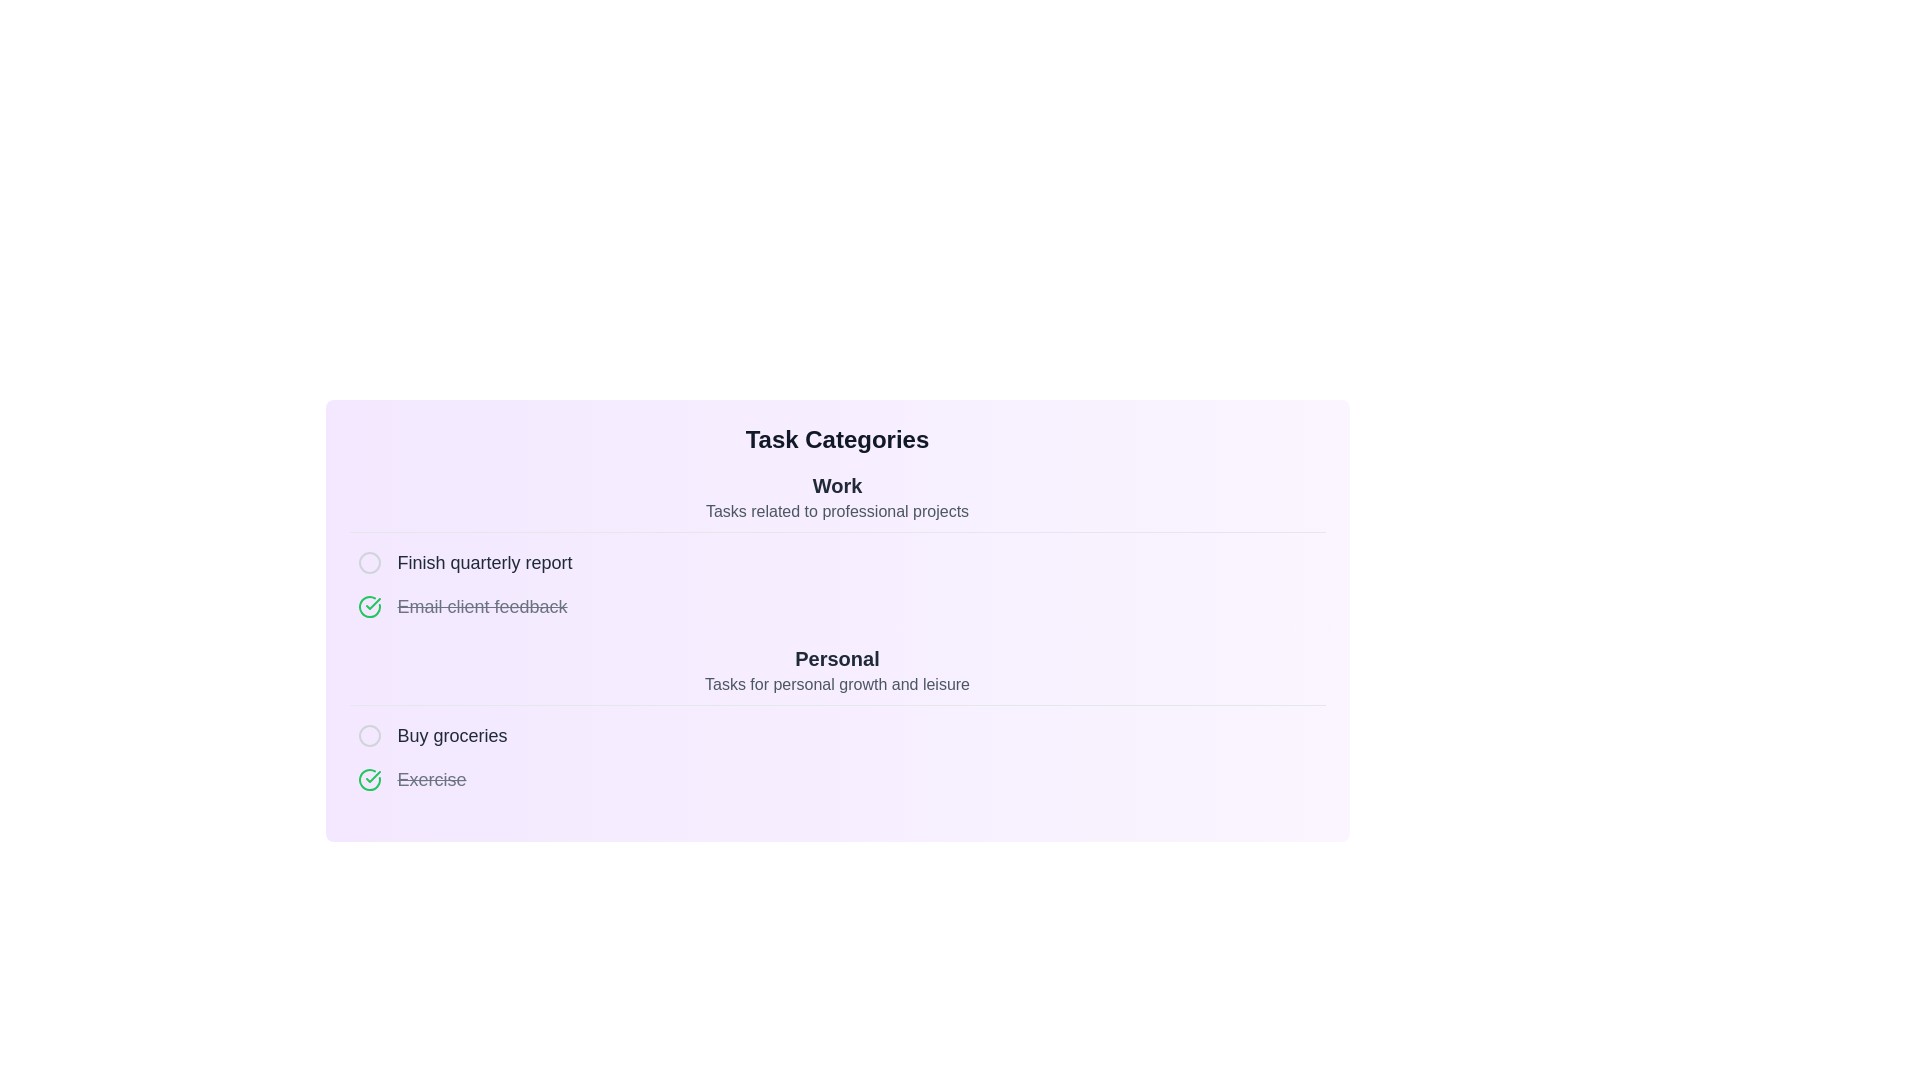  What do you see at coordinates (837, 501) in the screenshot?
I see `the Header with a subtitle that describes and categorizes tasks under the label 'Work', positioned above the task items and below the title labeled 'Task Categories'` at bounding box center [837, 501].